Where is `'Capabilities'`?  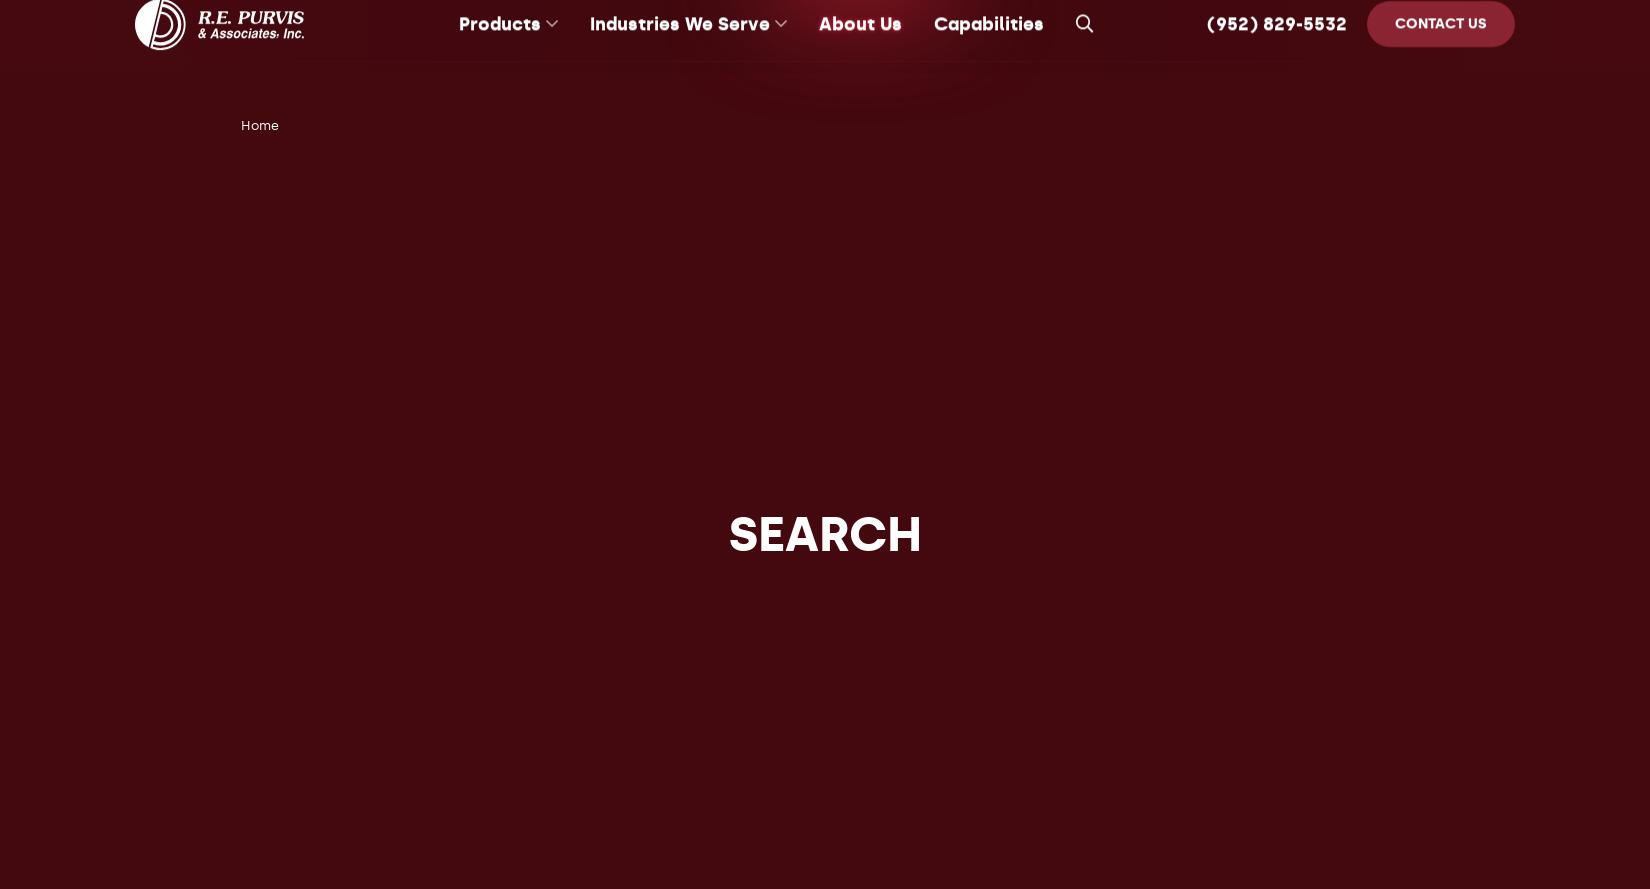 'Capabilities' is located at coordinates (988, 48).